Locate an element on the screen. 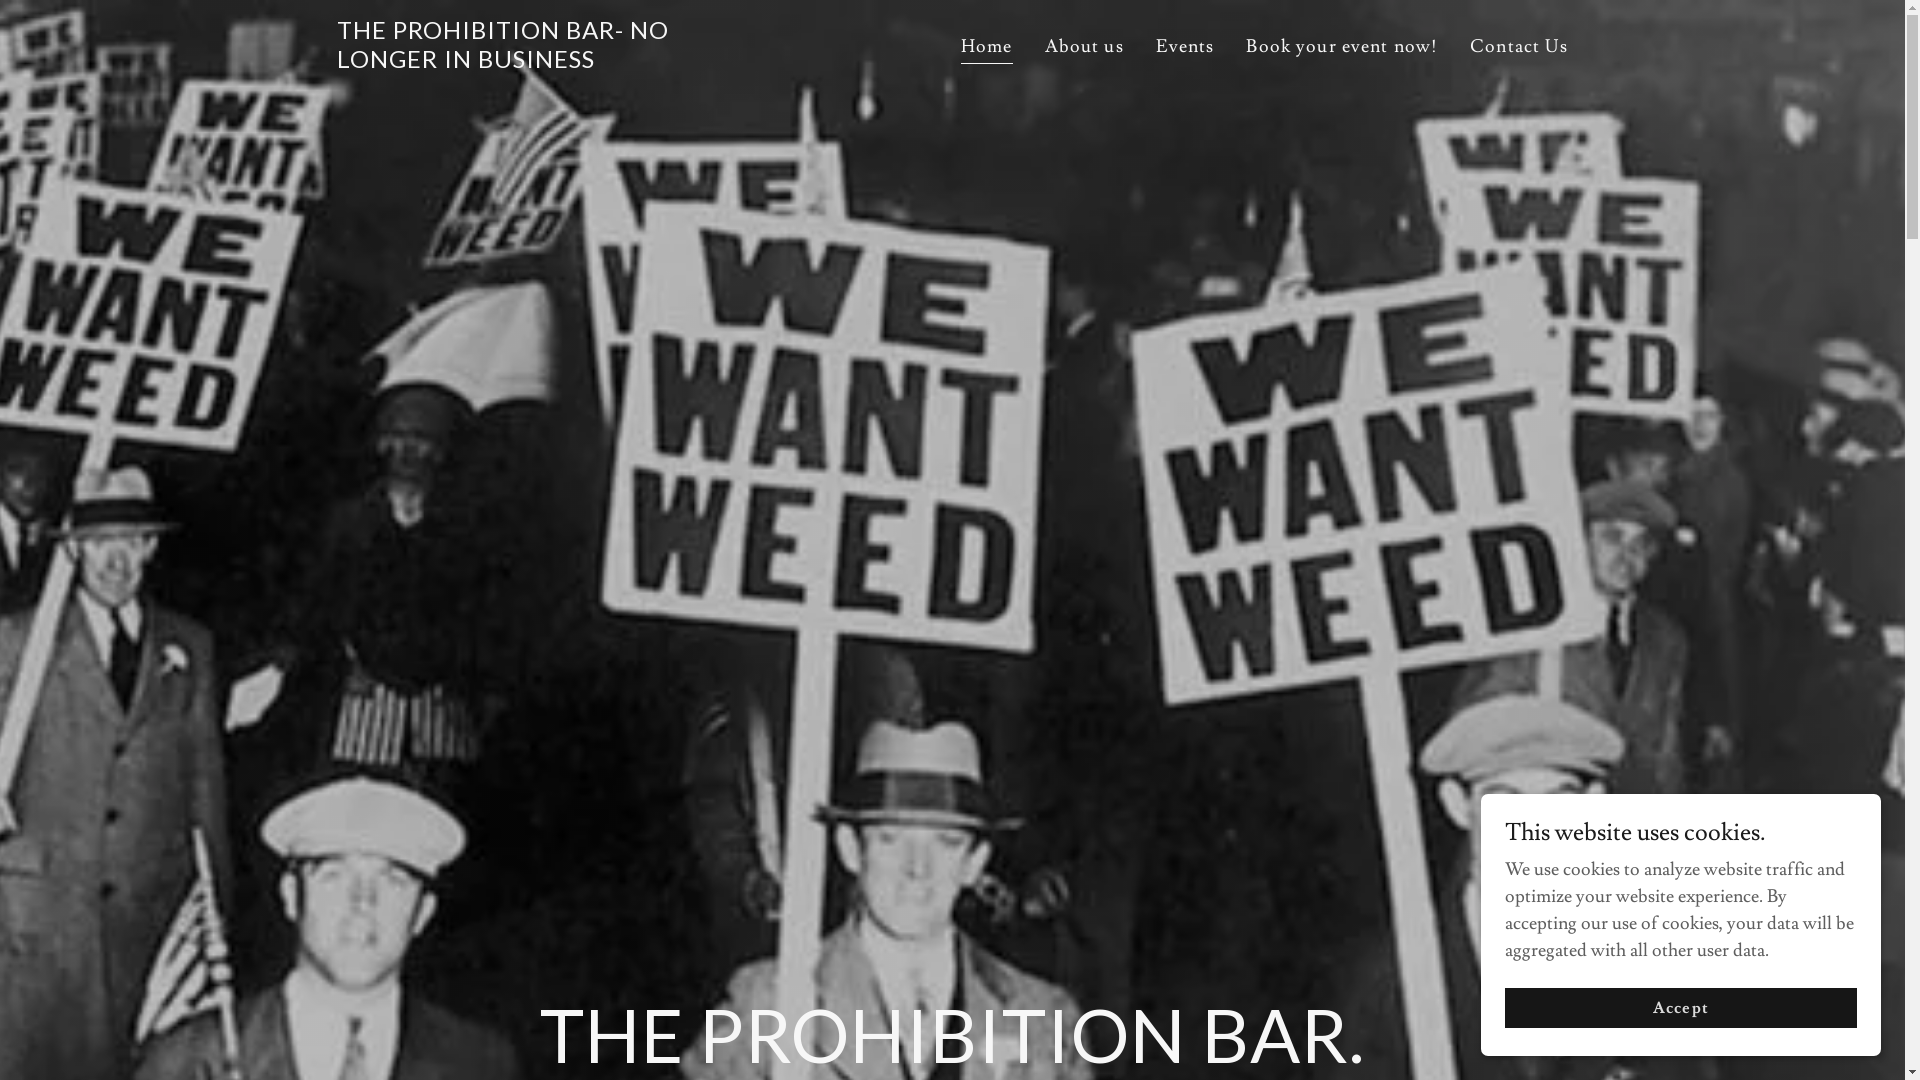 This screenshot has width=1920, height=1080. 'About us' is located at coordinates (1083, 45).